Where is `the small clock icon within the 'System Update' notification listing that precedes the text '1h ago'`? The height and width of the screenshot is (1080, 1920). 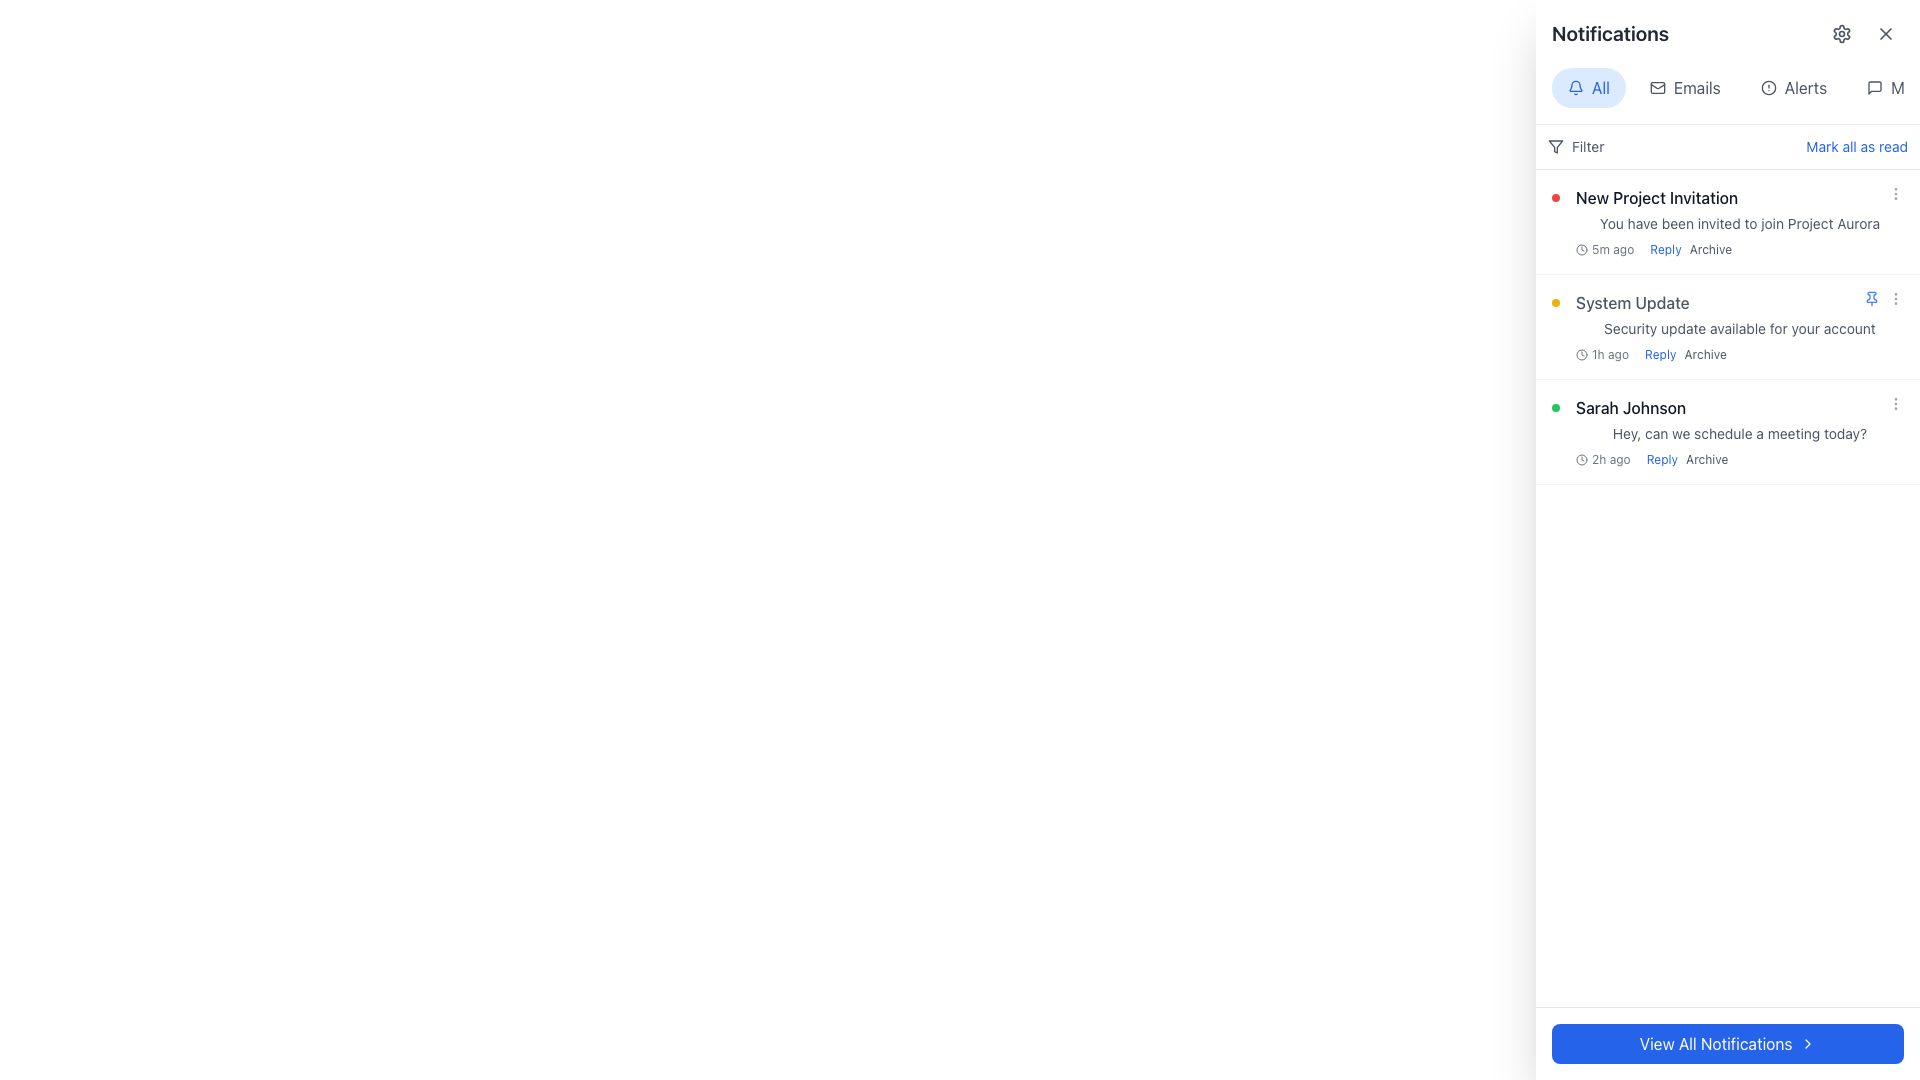
the small clock icon within the 'System Update' notification listing that precedes the text '1h ago' is located at coordinates (1581, 353).